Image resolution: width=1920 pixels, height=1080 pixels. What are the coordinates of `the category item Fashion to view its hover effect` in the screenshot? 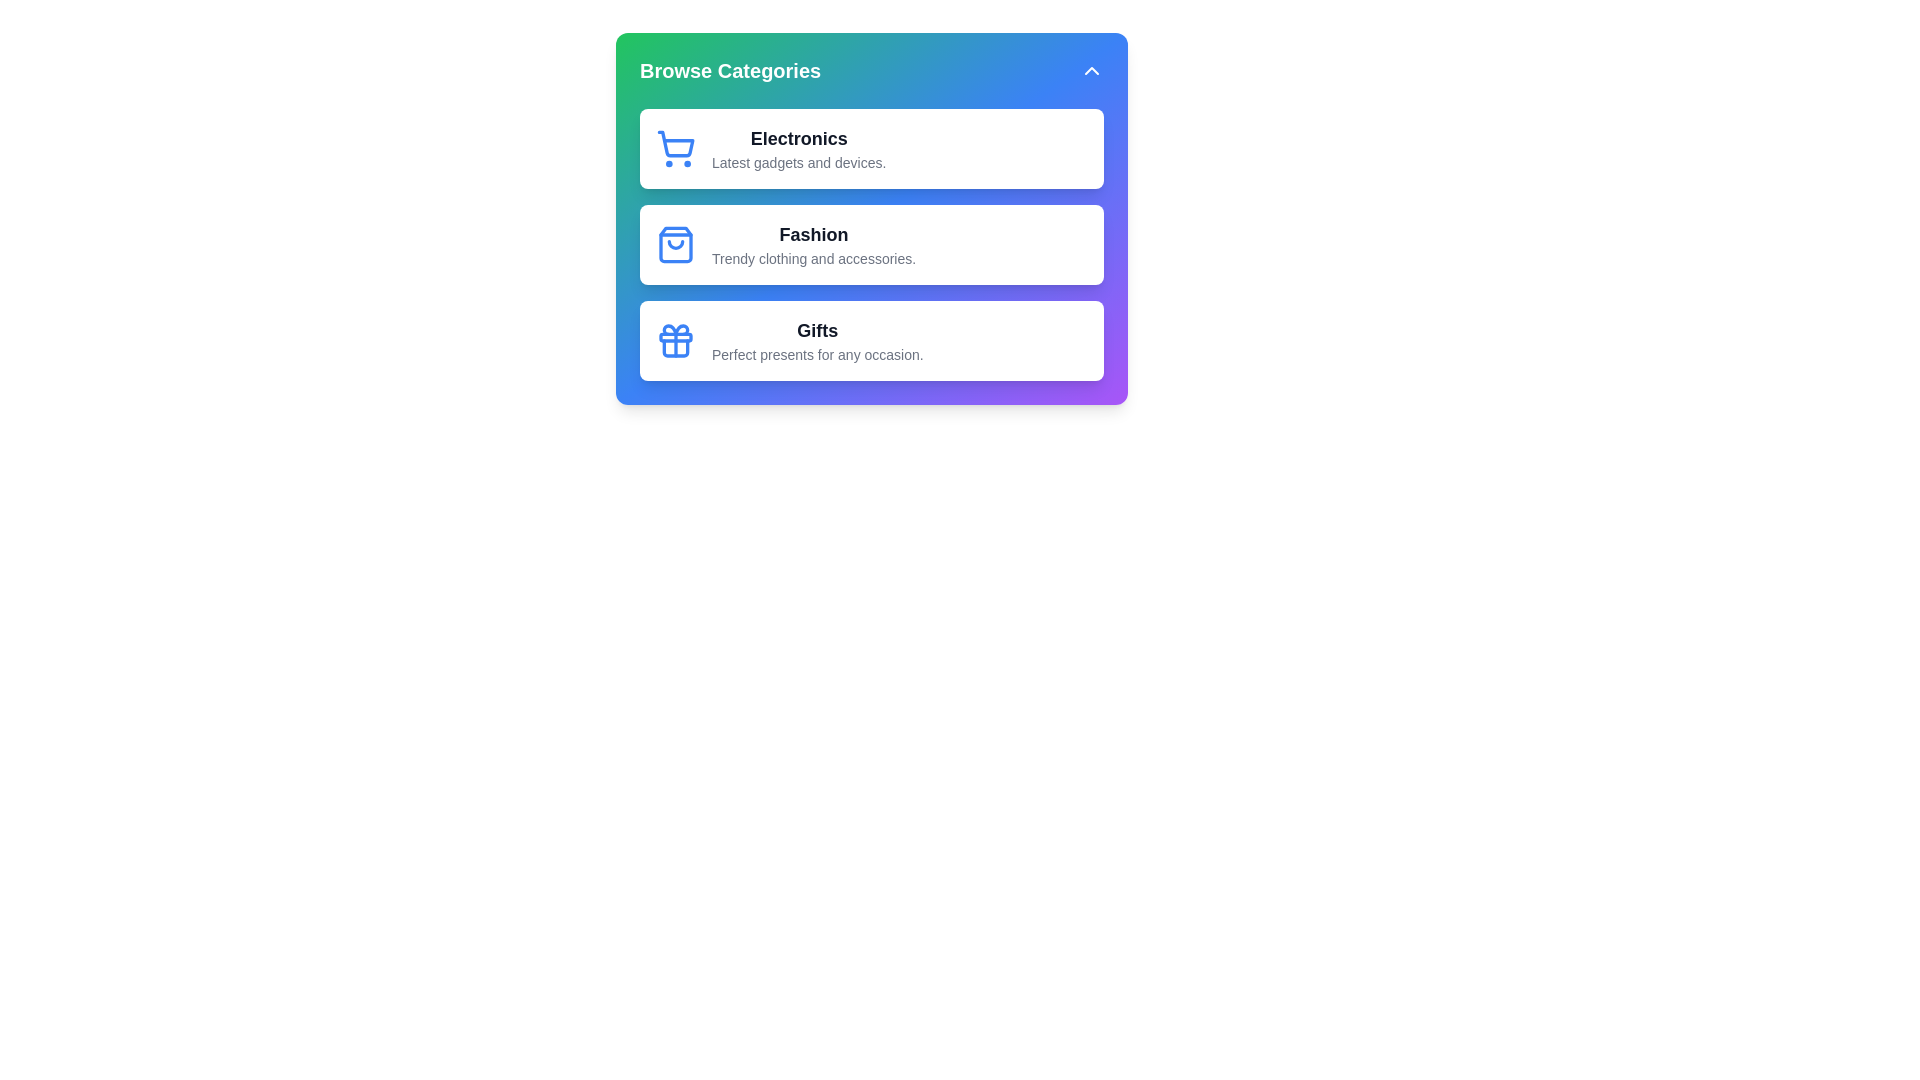 It's located at (872, 244).